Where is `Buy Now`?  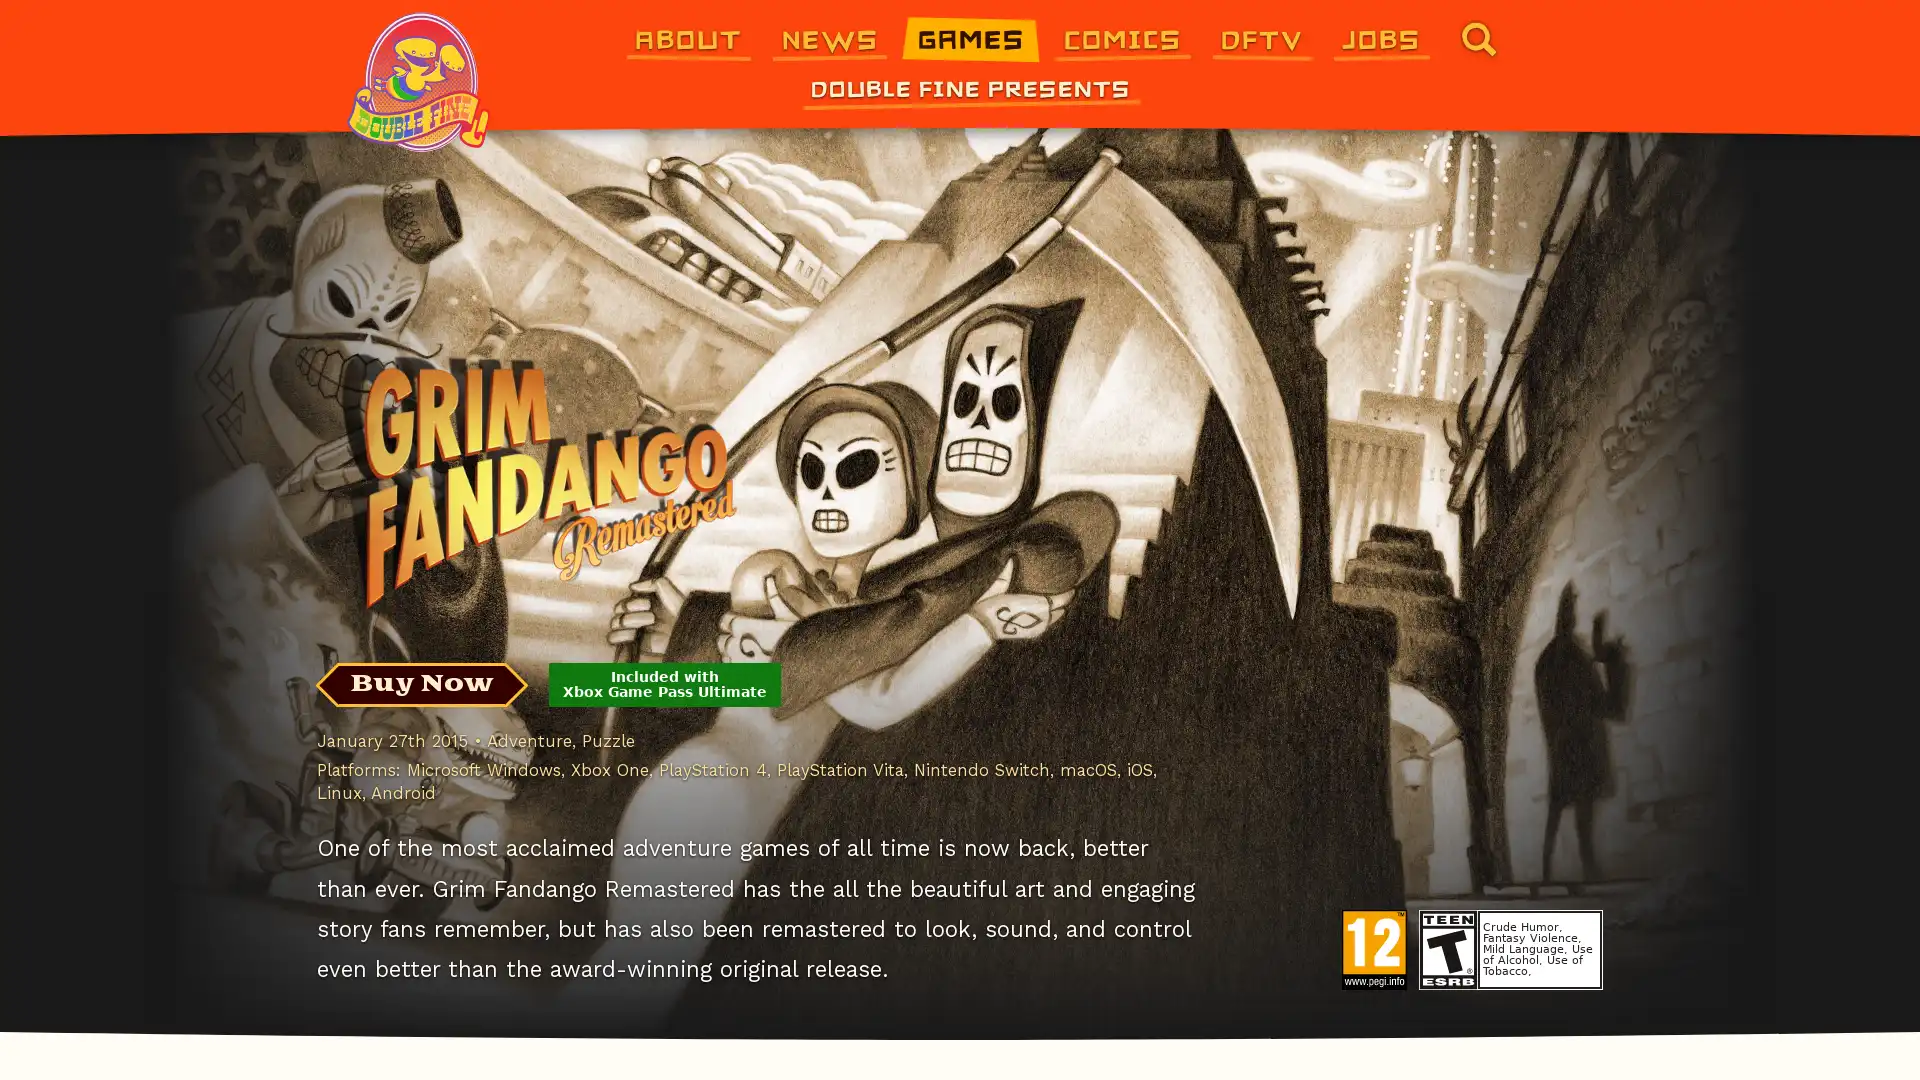 Buy Now is located at coordinates (420, 683).